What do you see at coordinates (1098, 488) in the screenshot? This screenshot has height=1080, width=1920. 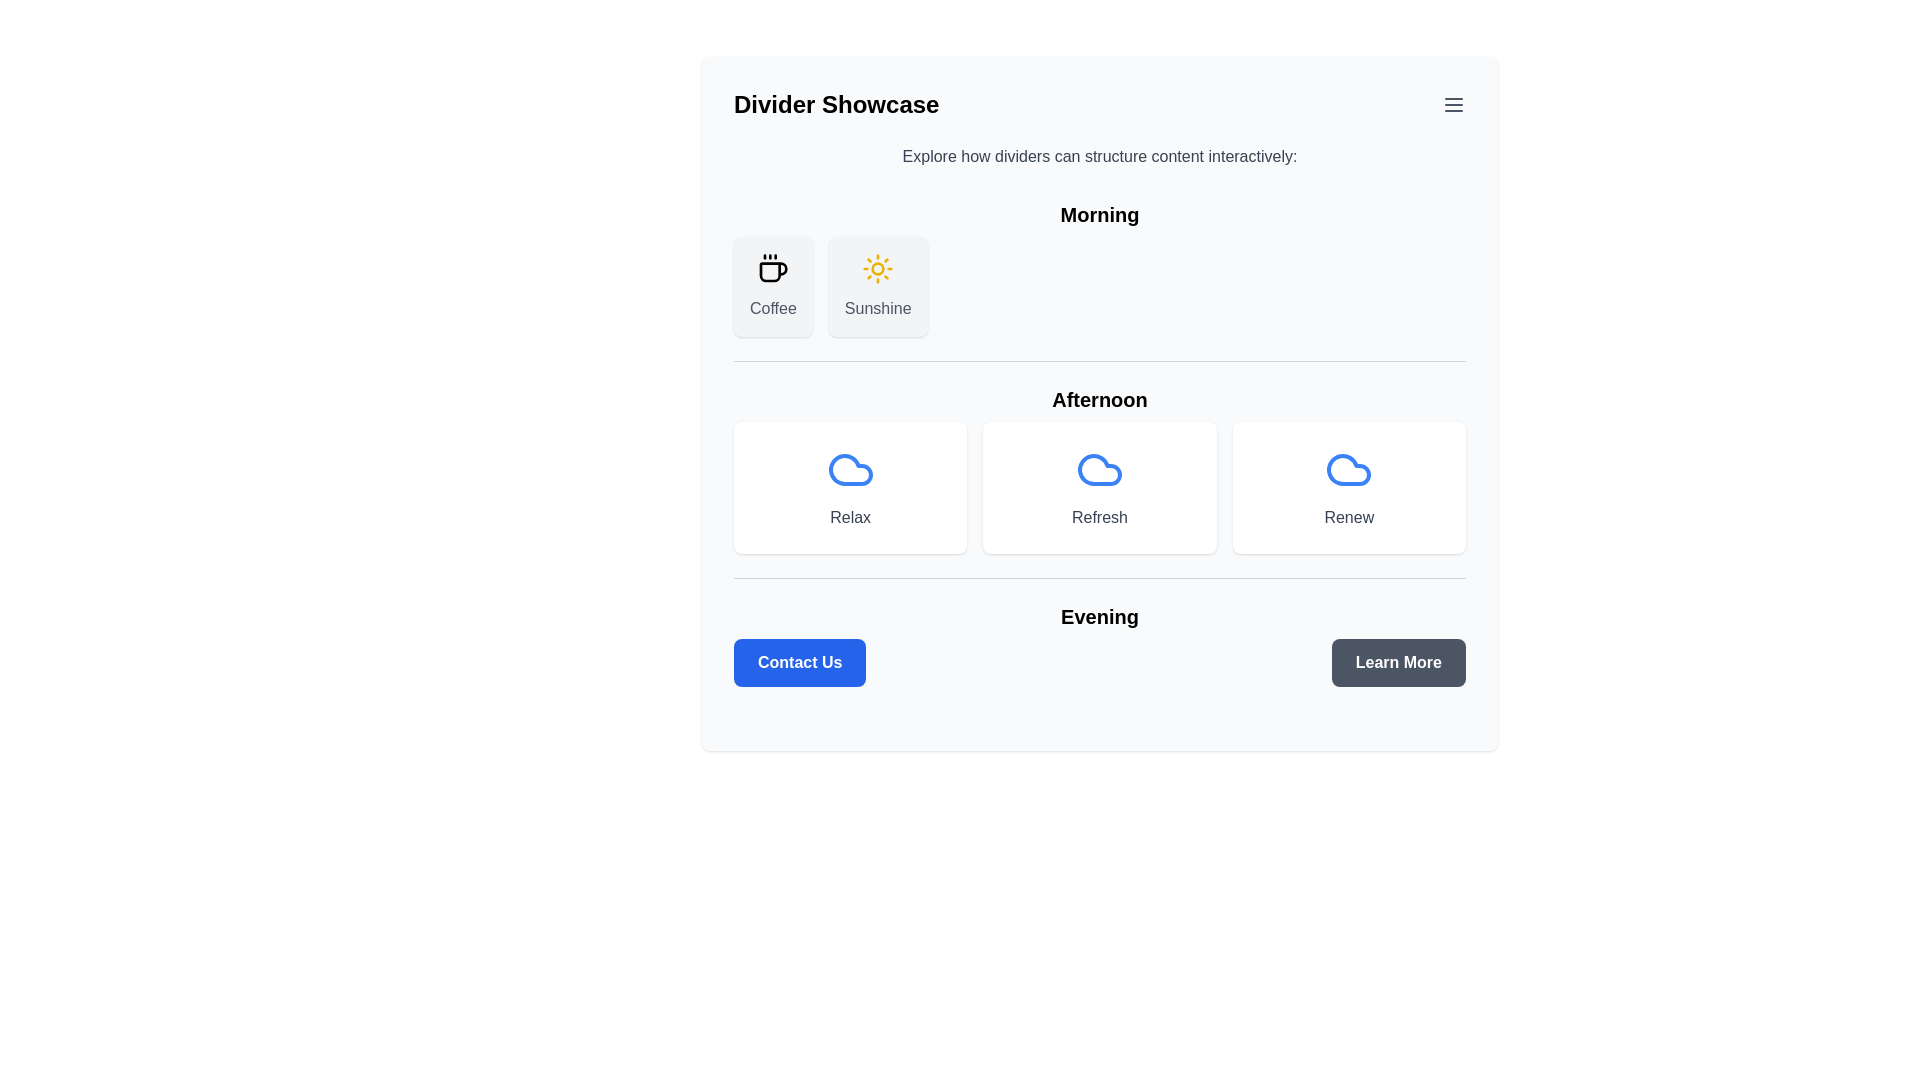 I see `the clickable visual card labeled 'Refresh' located in the middle of a horizontal list of three cards in the 'Afternoon' section` at bounding box center [1098, 488].